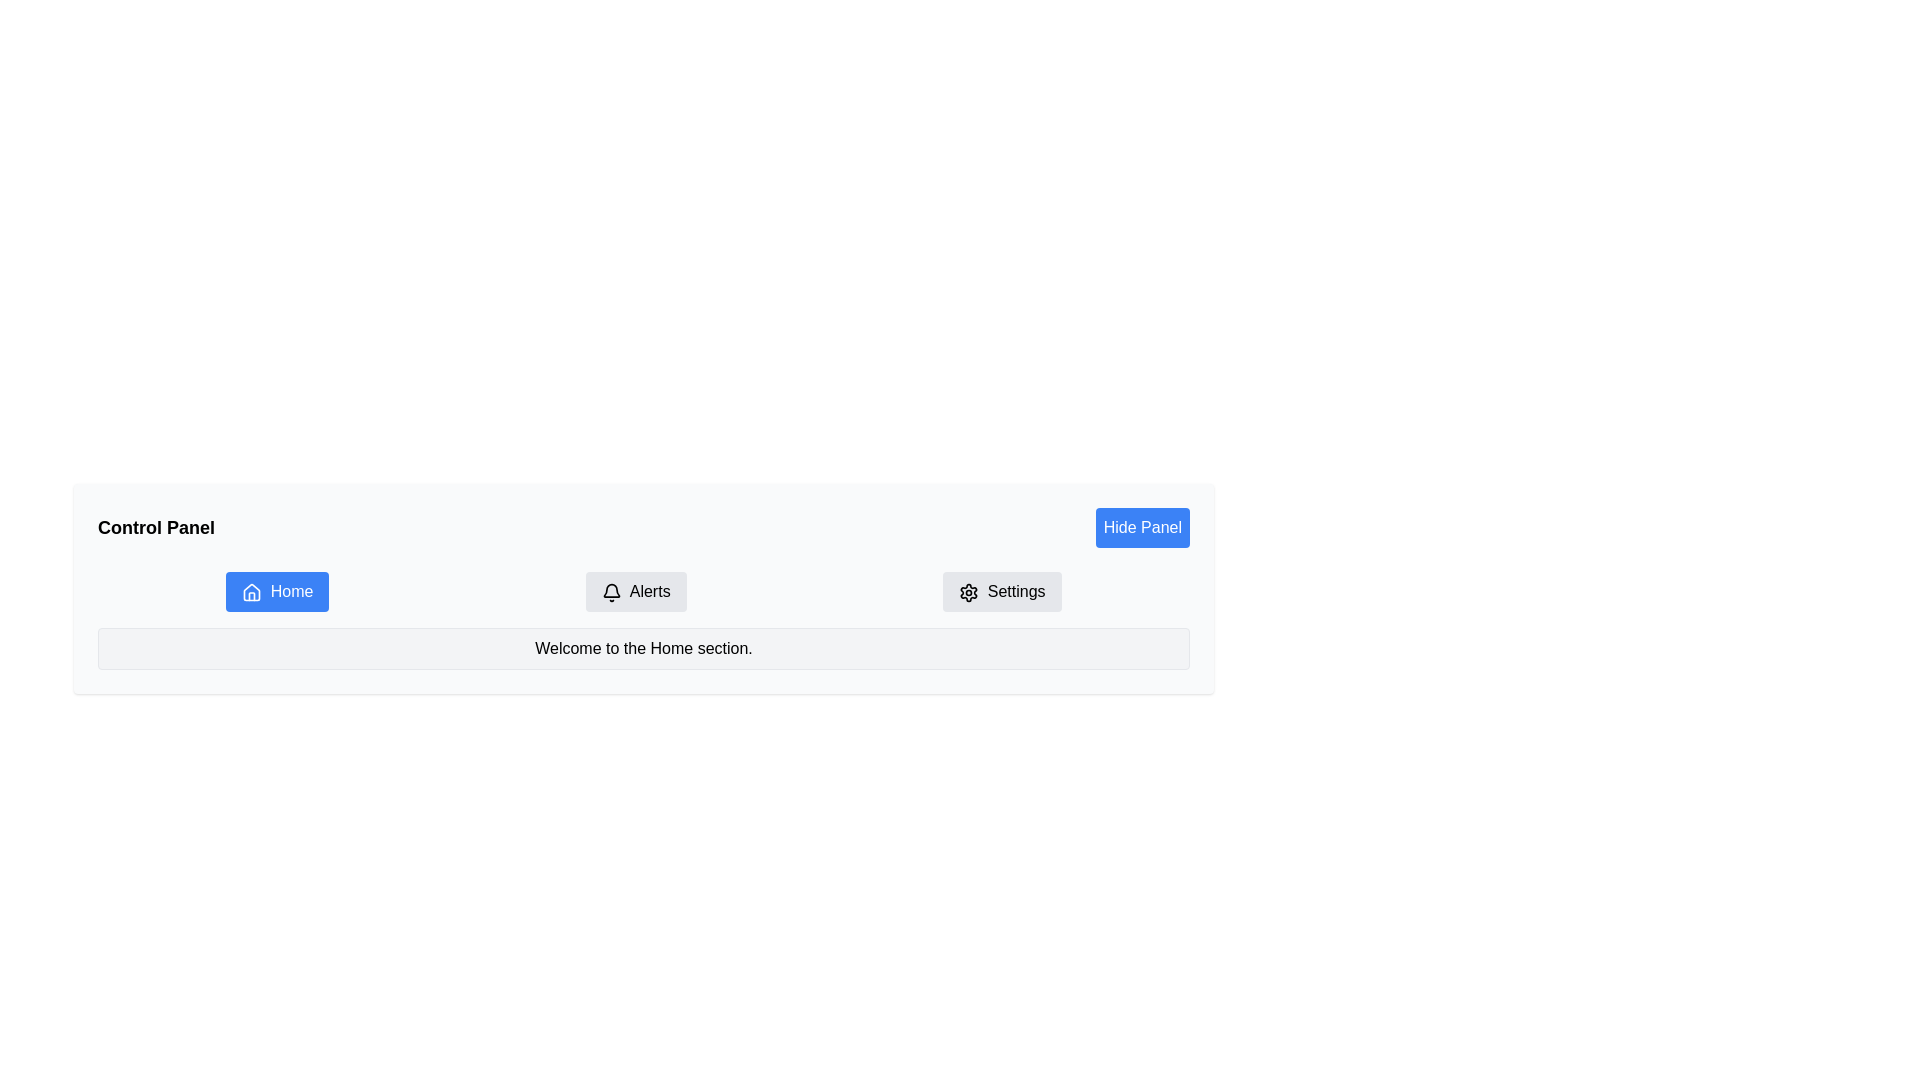 The height and width of the screenshot is (1080, 1920). Describe the element at coordinates (611, 591) in the screenshot. I see `the bell icon located within the 'Alerts' button in the navigation bar, which is situated between the 'Home' and 'Settings' buttons` at that location.